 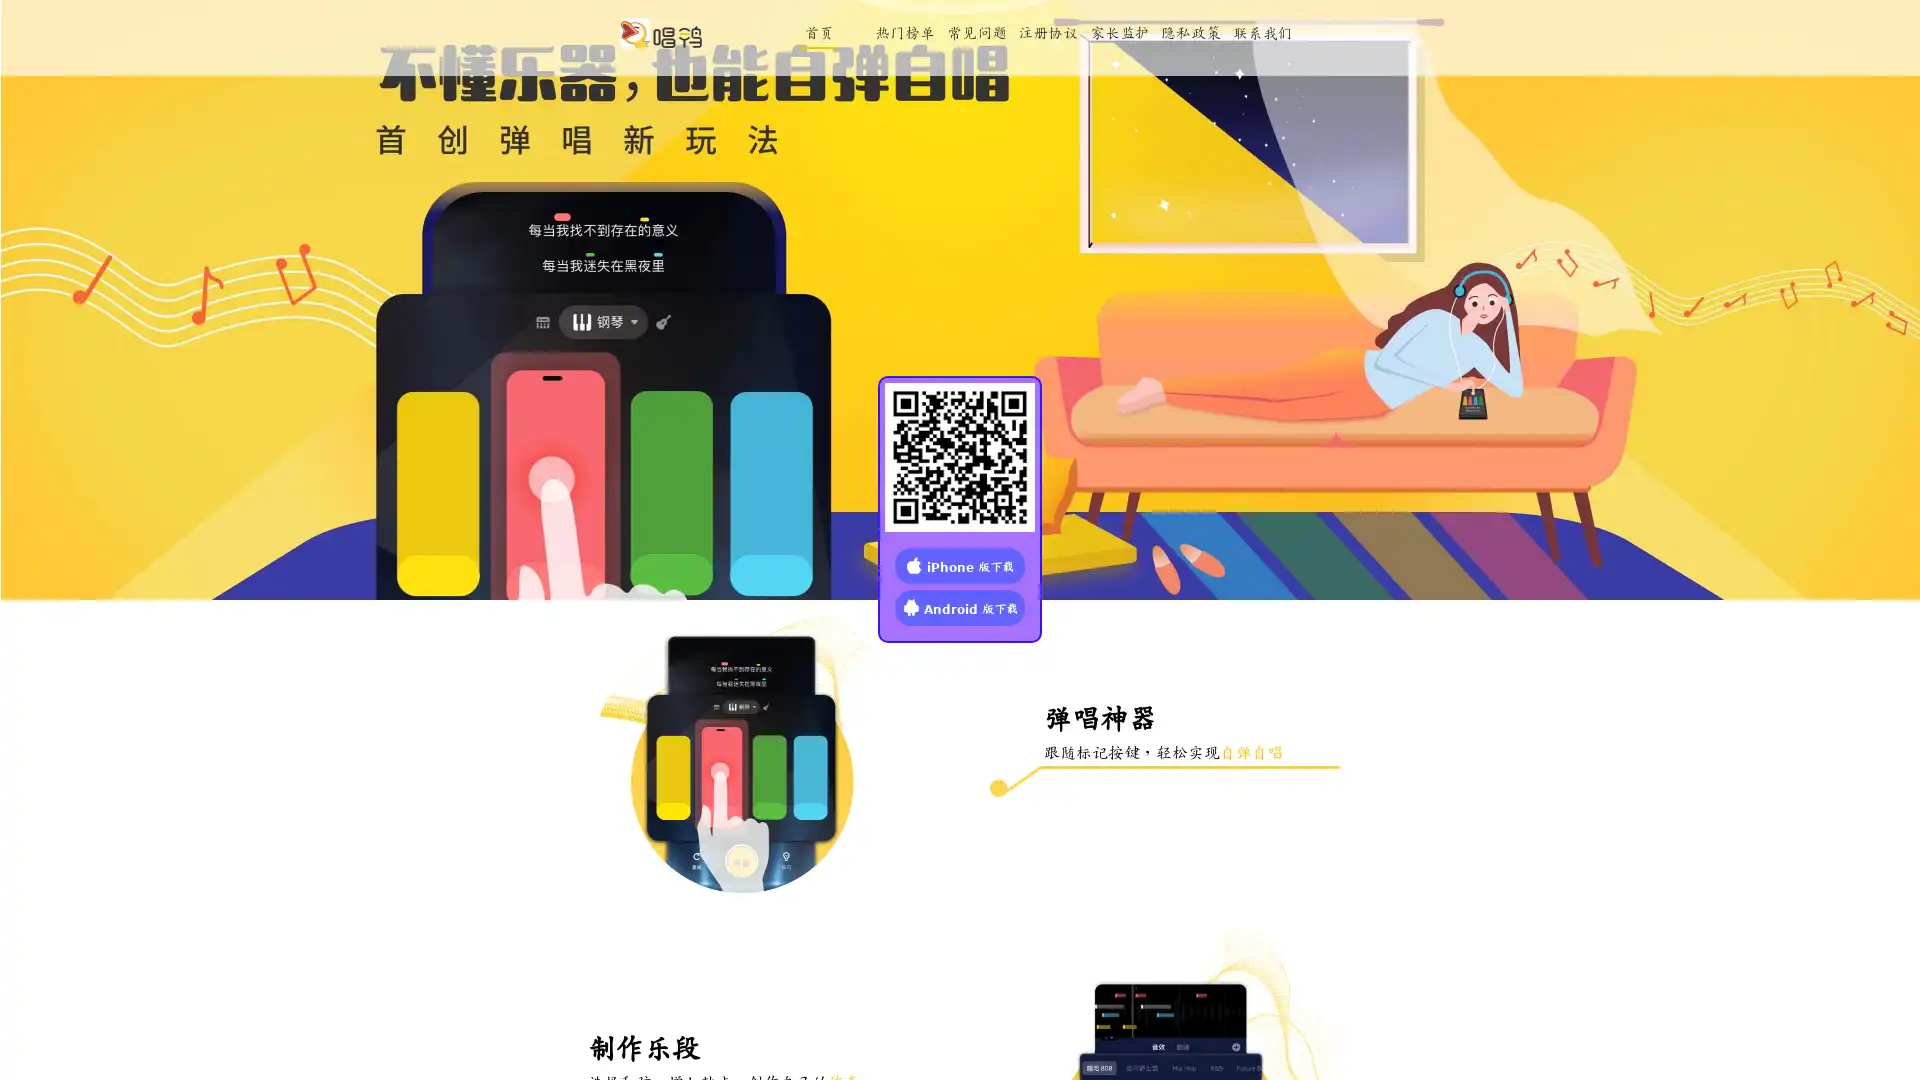 I want to click on Android, so click(x=960, y=605).